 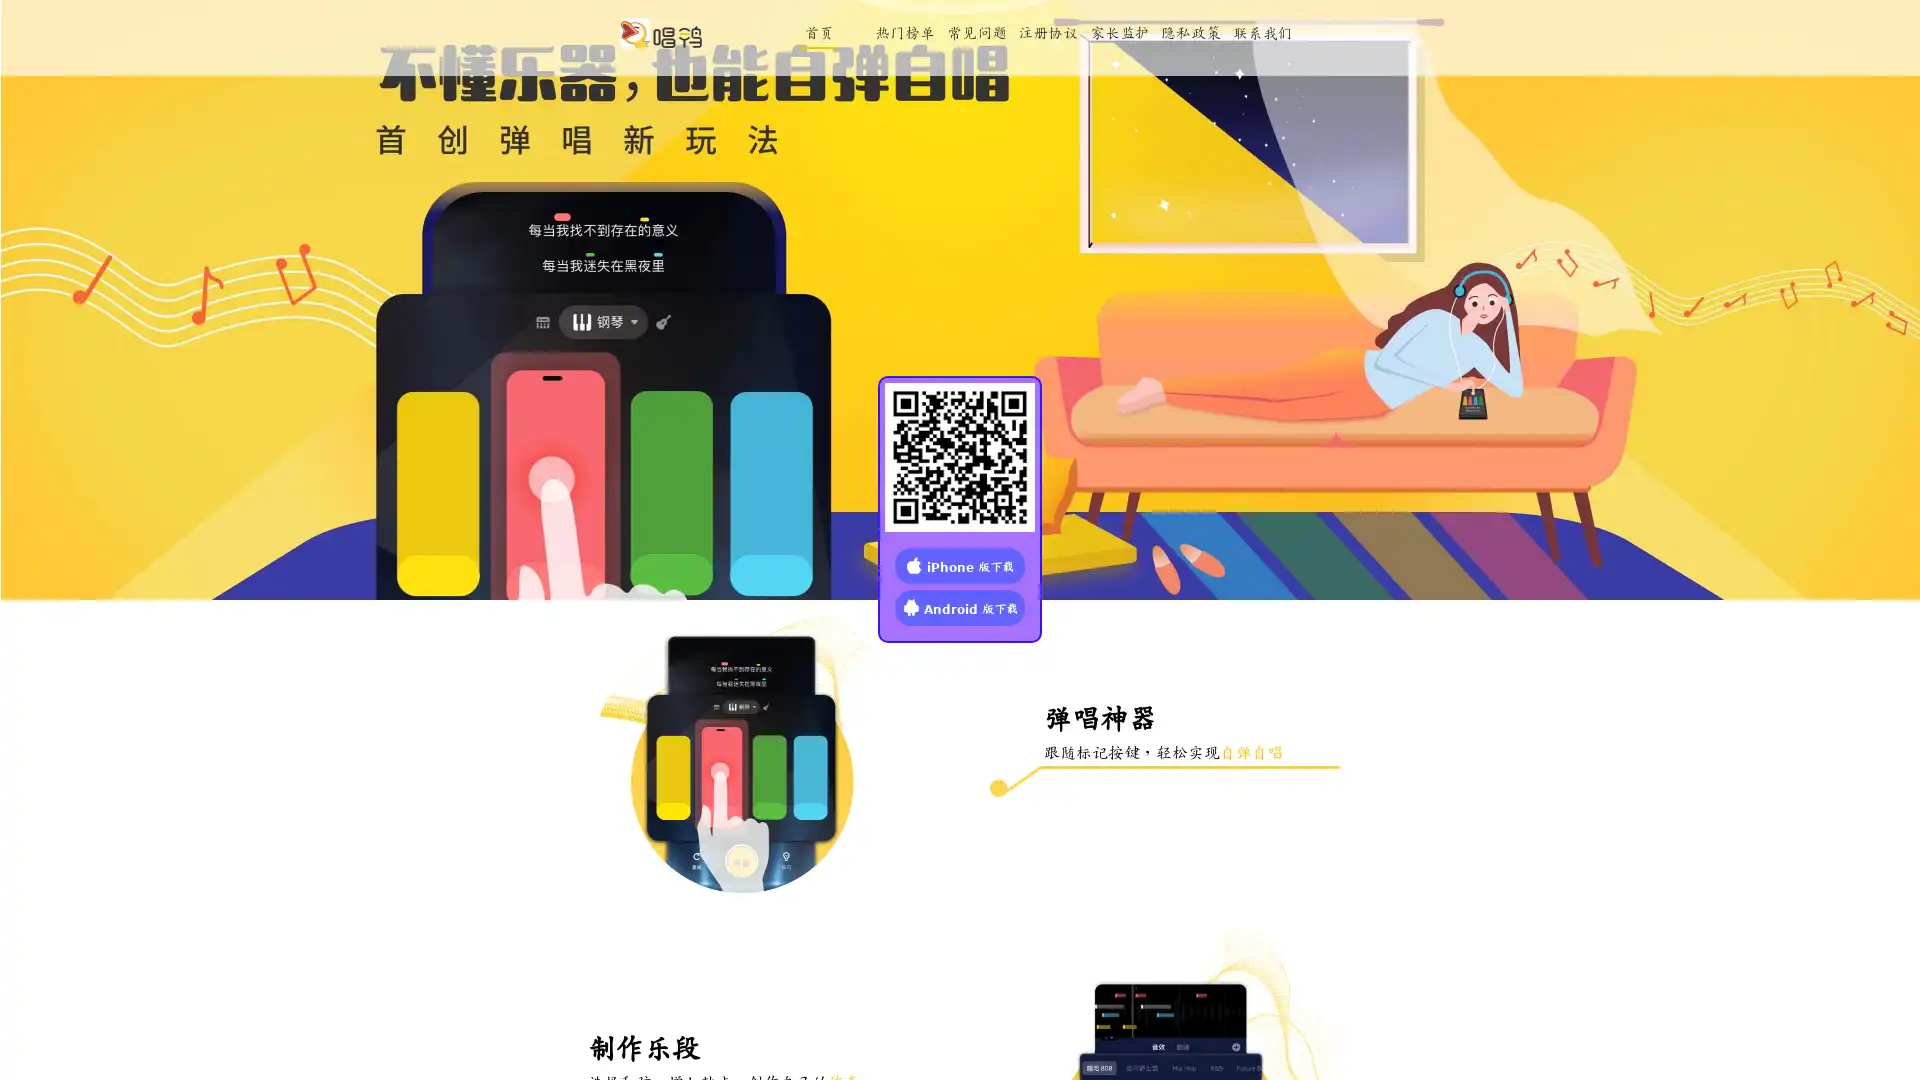 I want to click on Android, so click(x=960, y=605).